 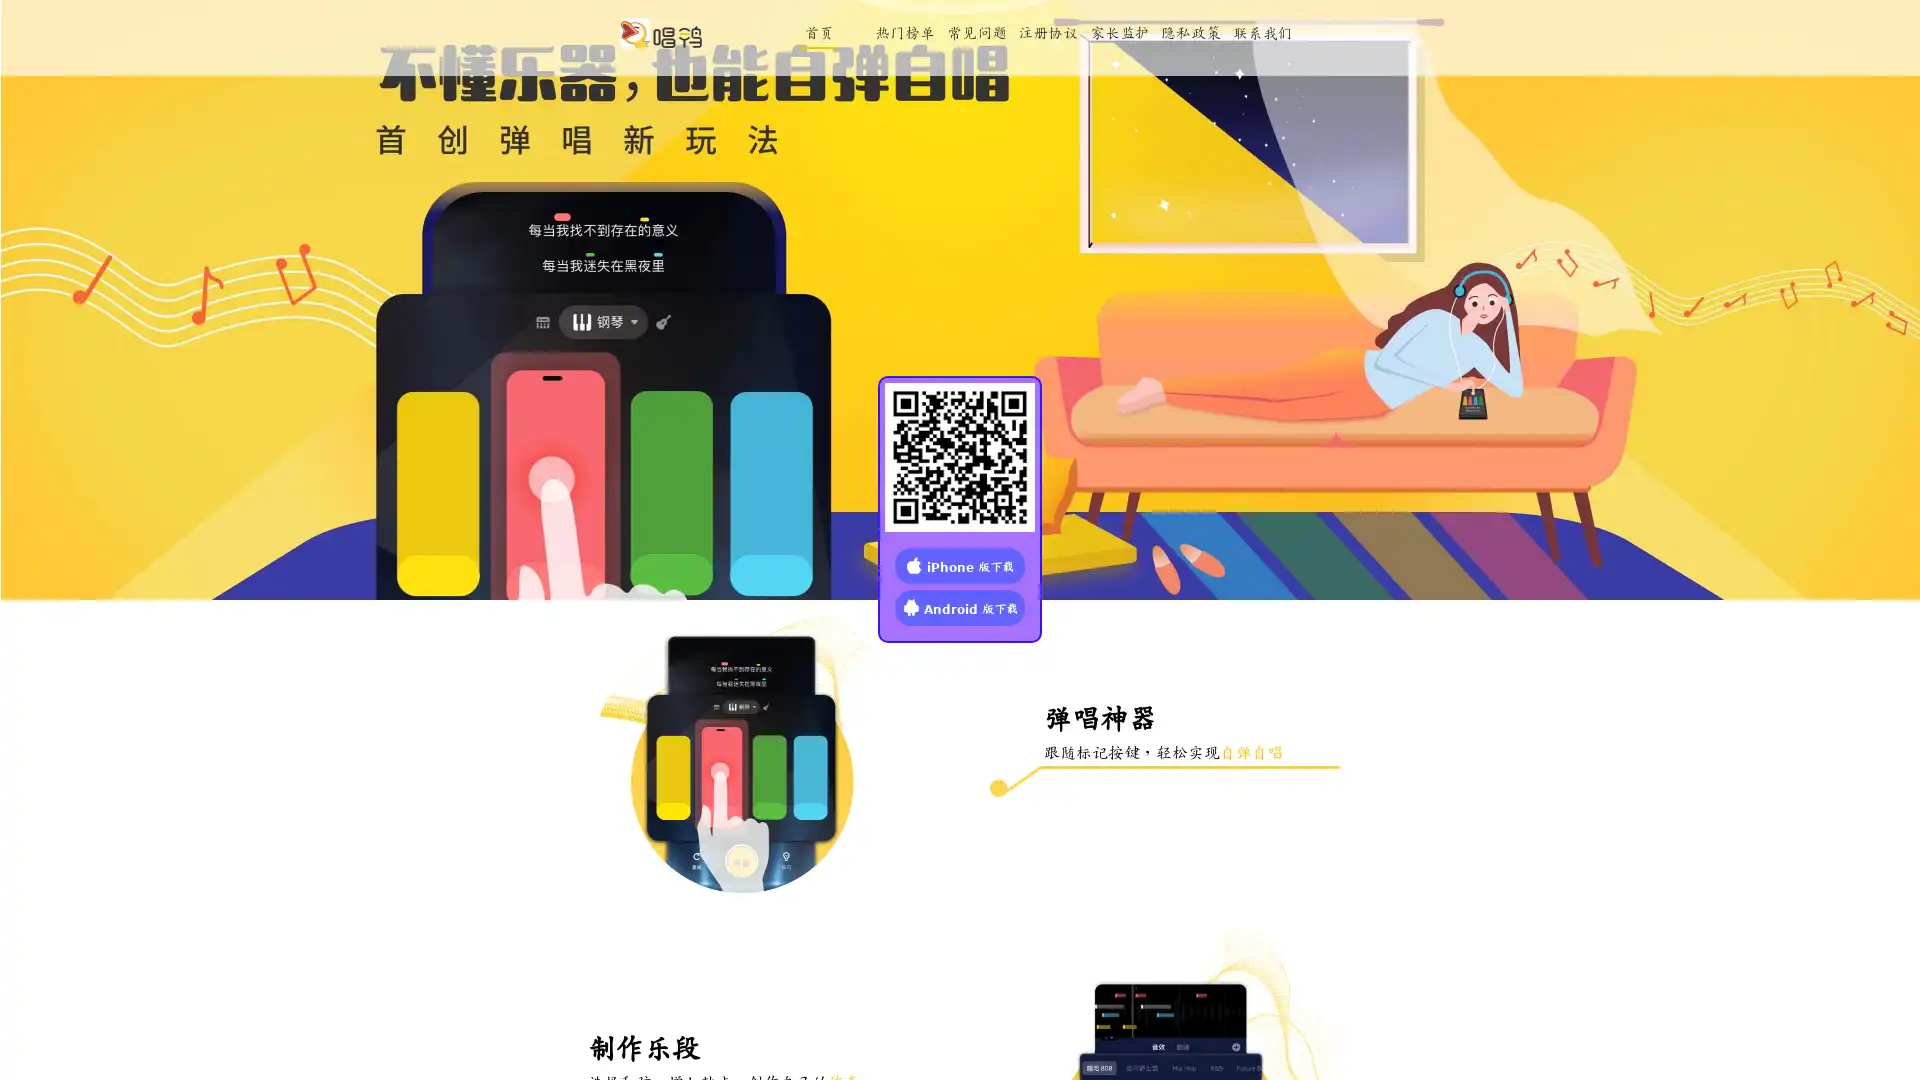 I want to click on Android, so click(x=960, y=605).